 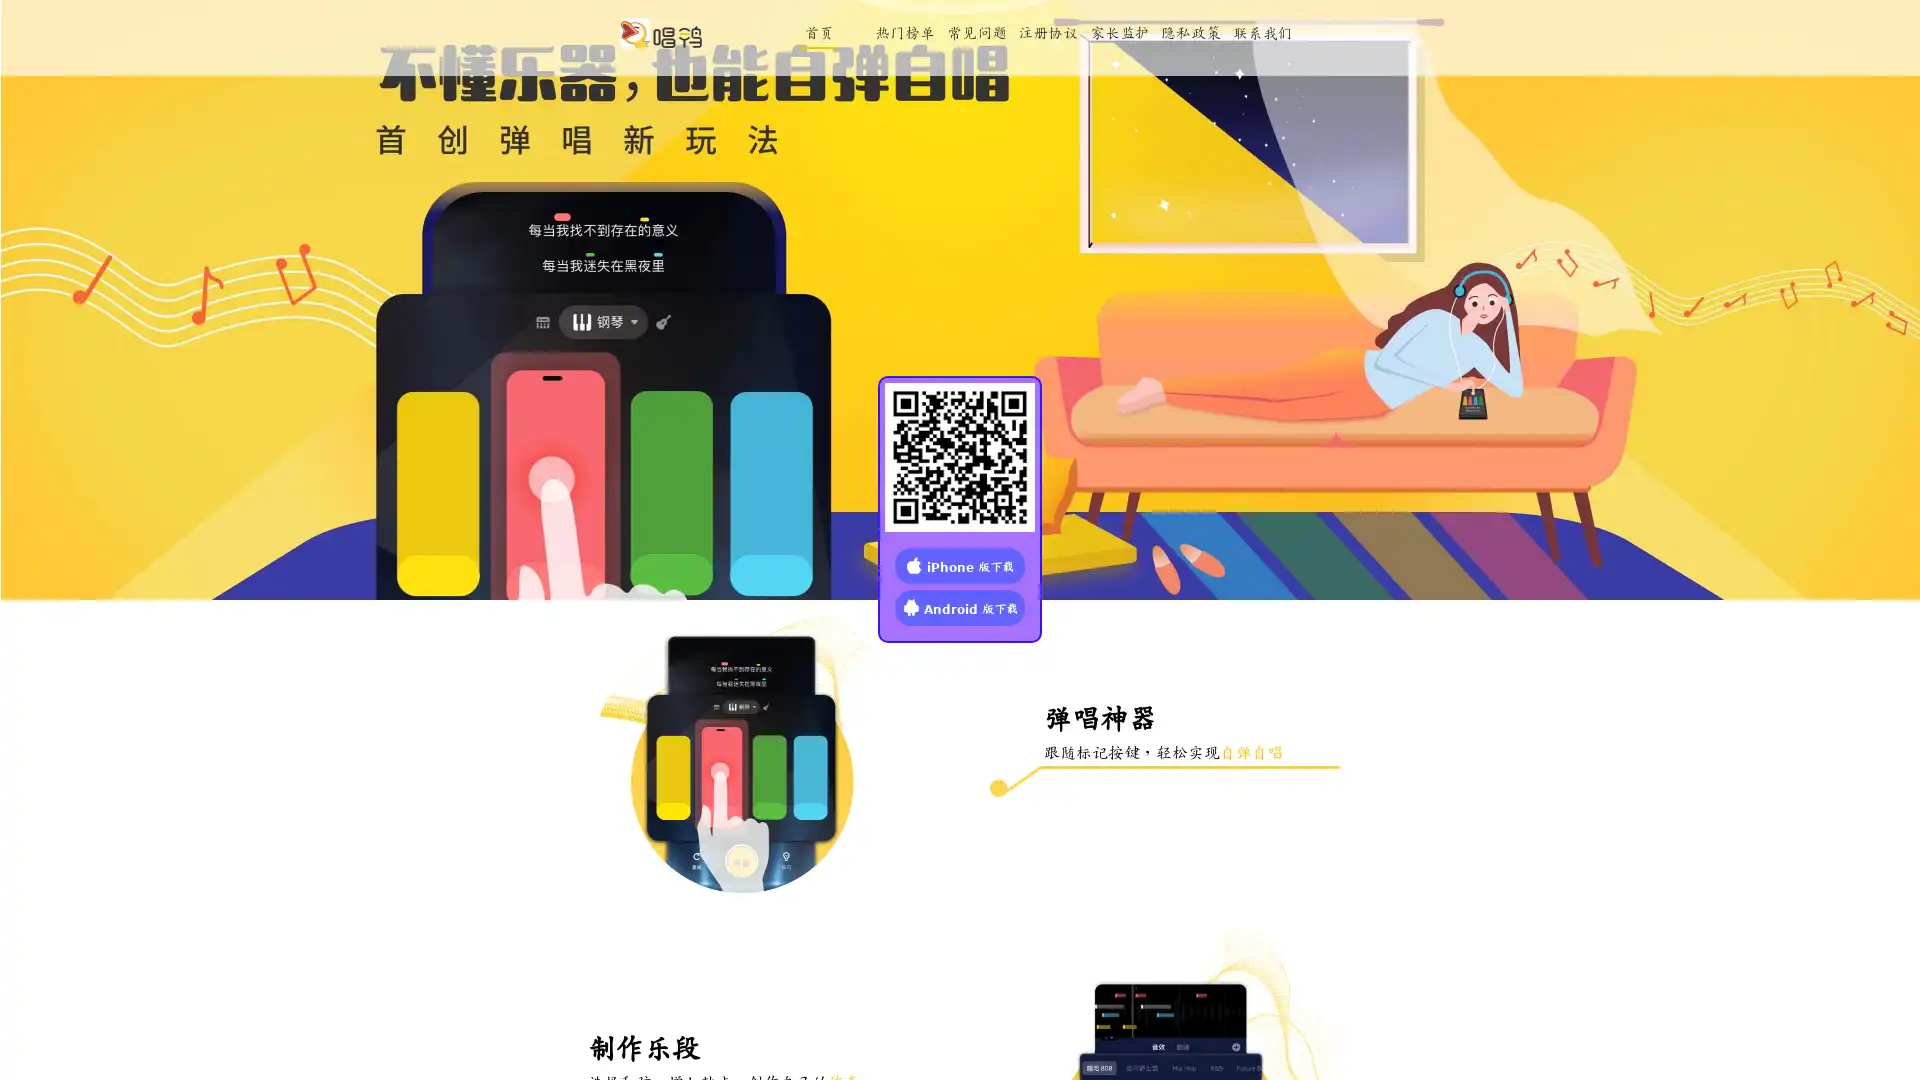 I want to click on Android, so click(x=960, y=605).